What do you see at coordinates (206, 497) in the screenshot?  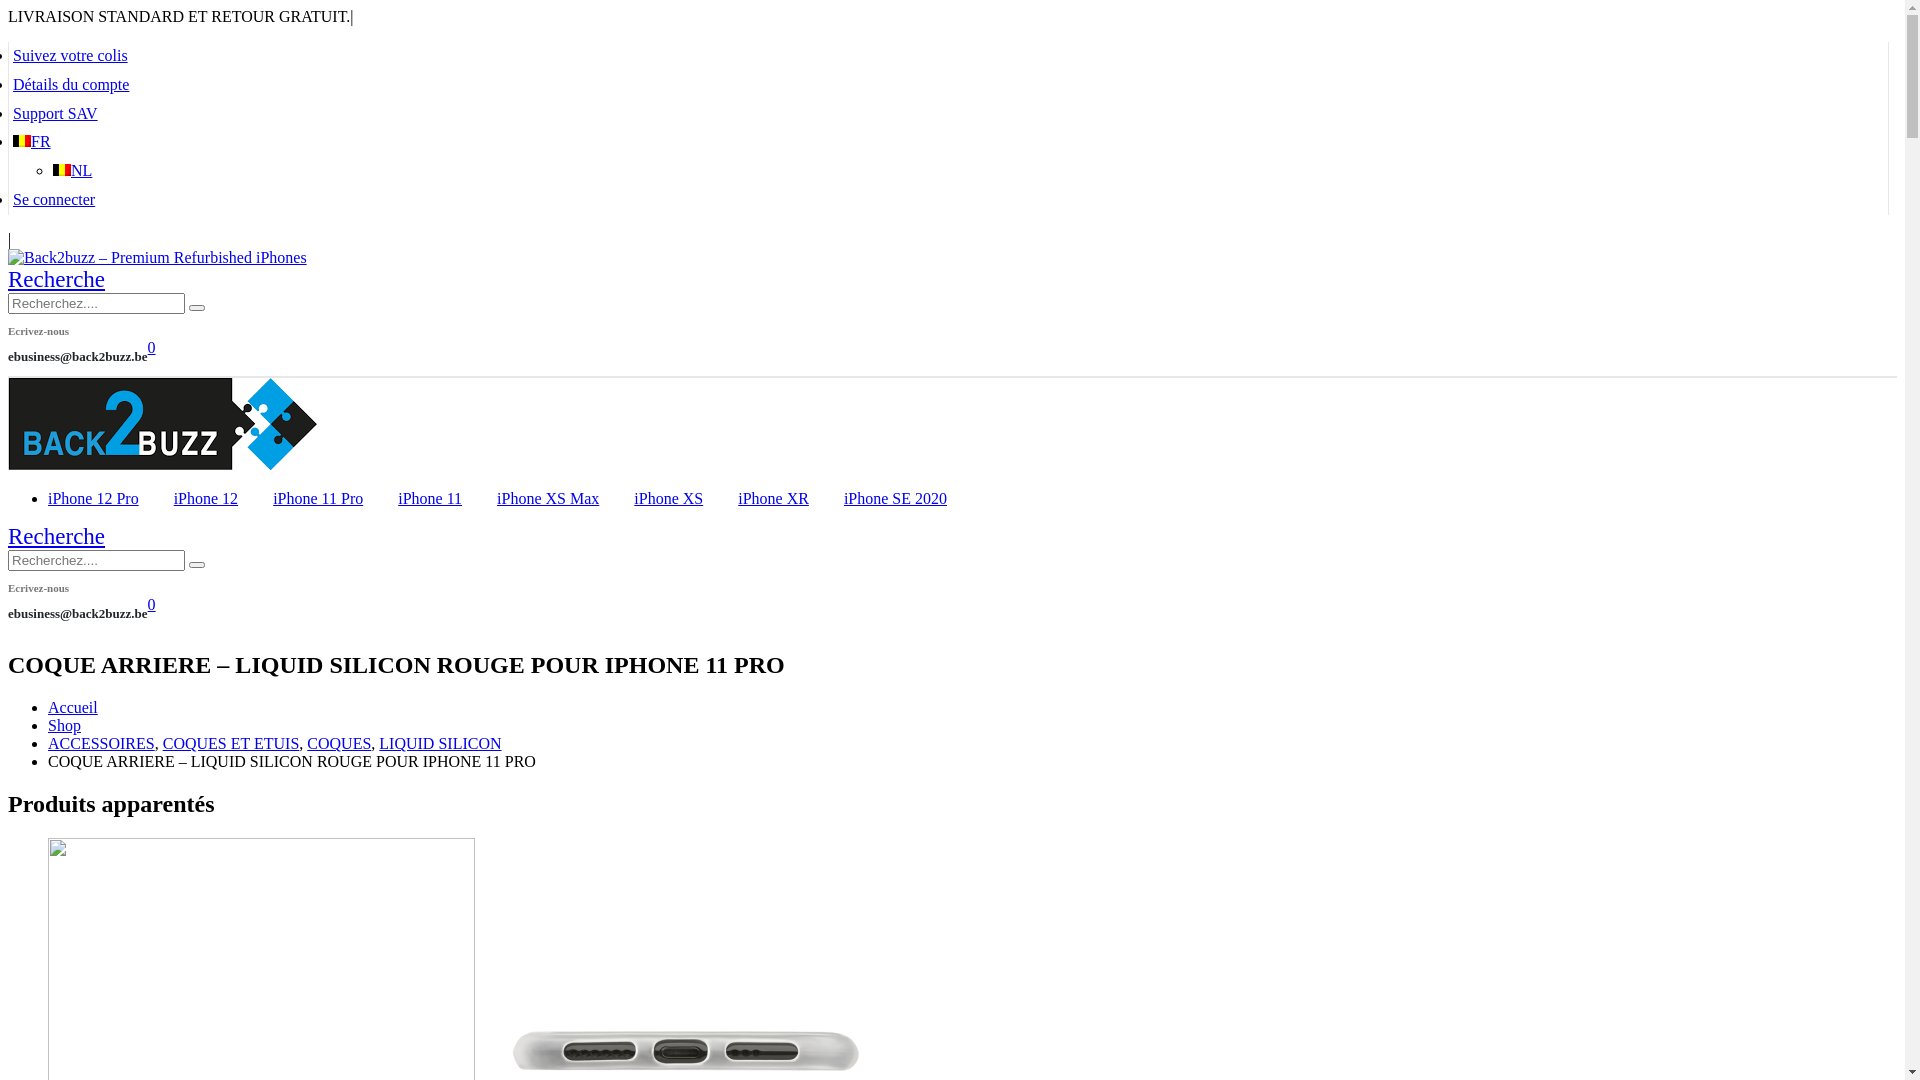 I see `'iPhone 12'` at bounding box center [206, 497].